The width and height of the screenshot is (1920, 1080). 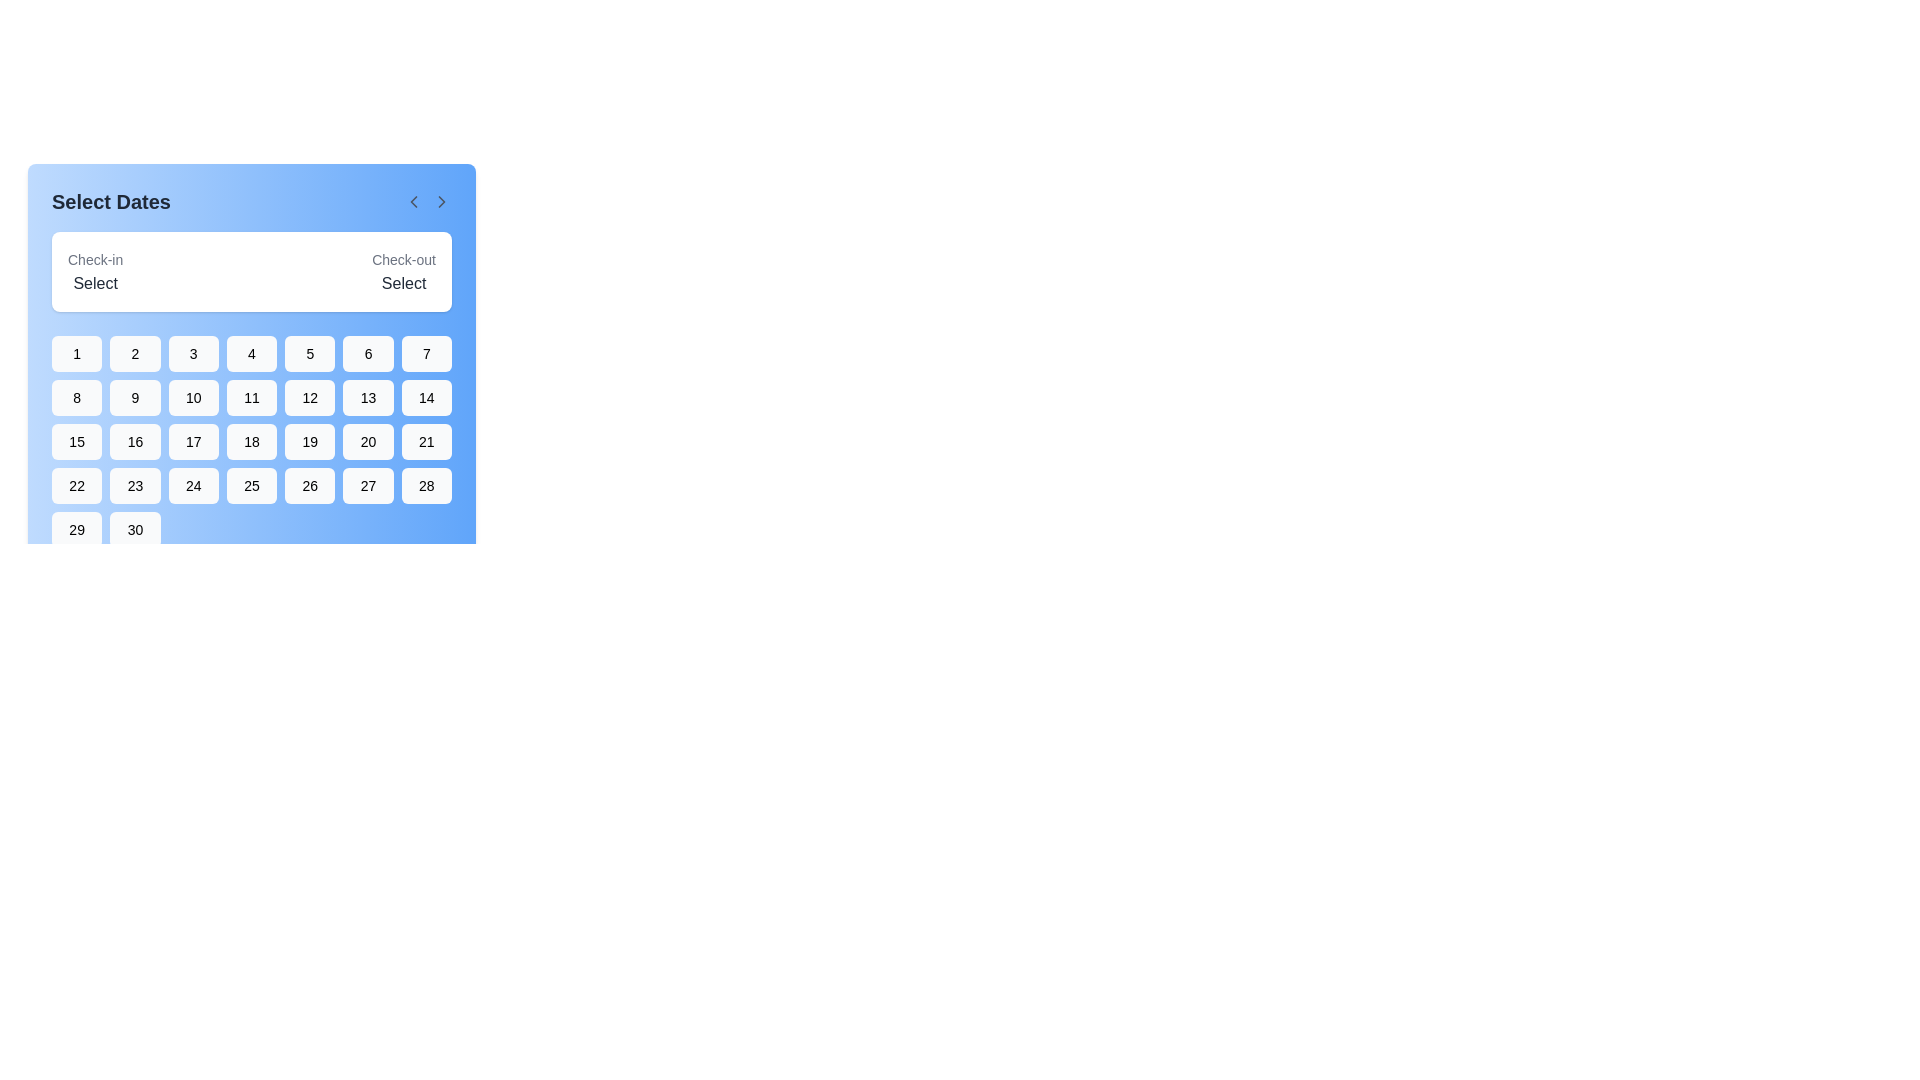 What do you see at coordinates (368, 441) in the screenshot?
I see `the selectable date button for '20'` at bounding box center [368, 441].